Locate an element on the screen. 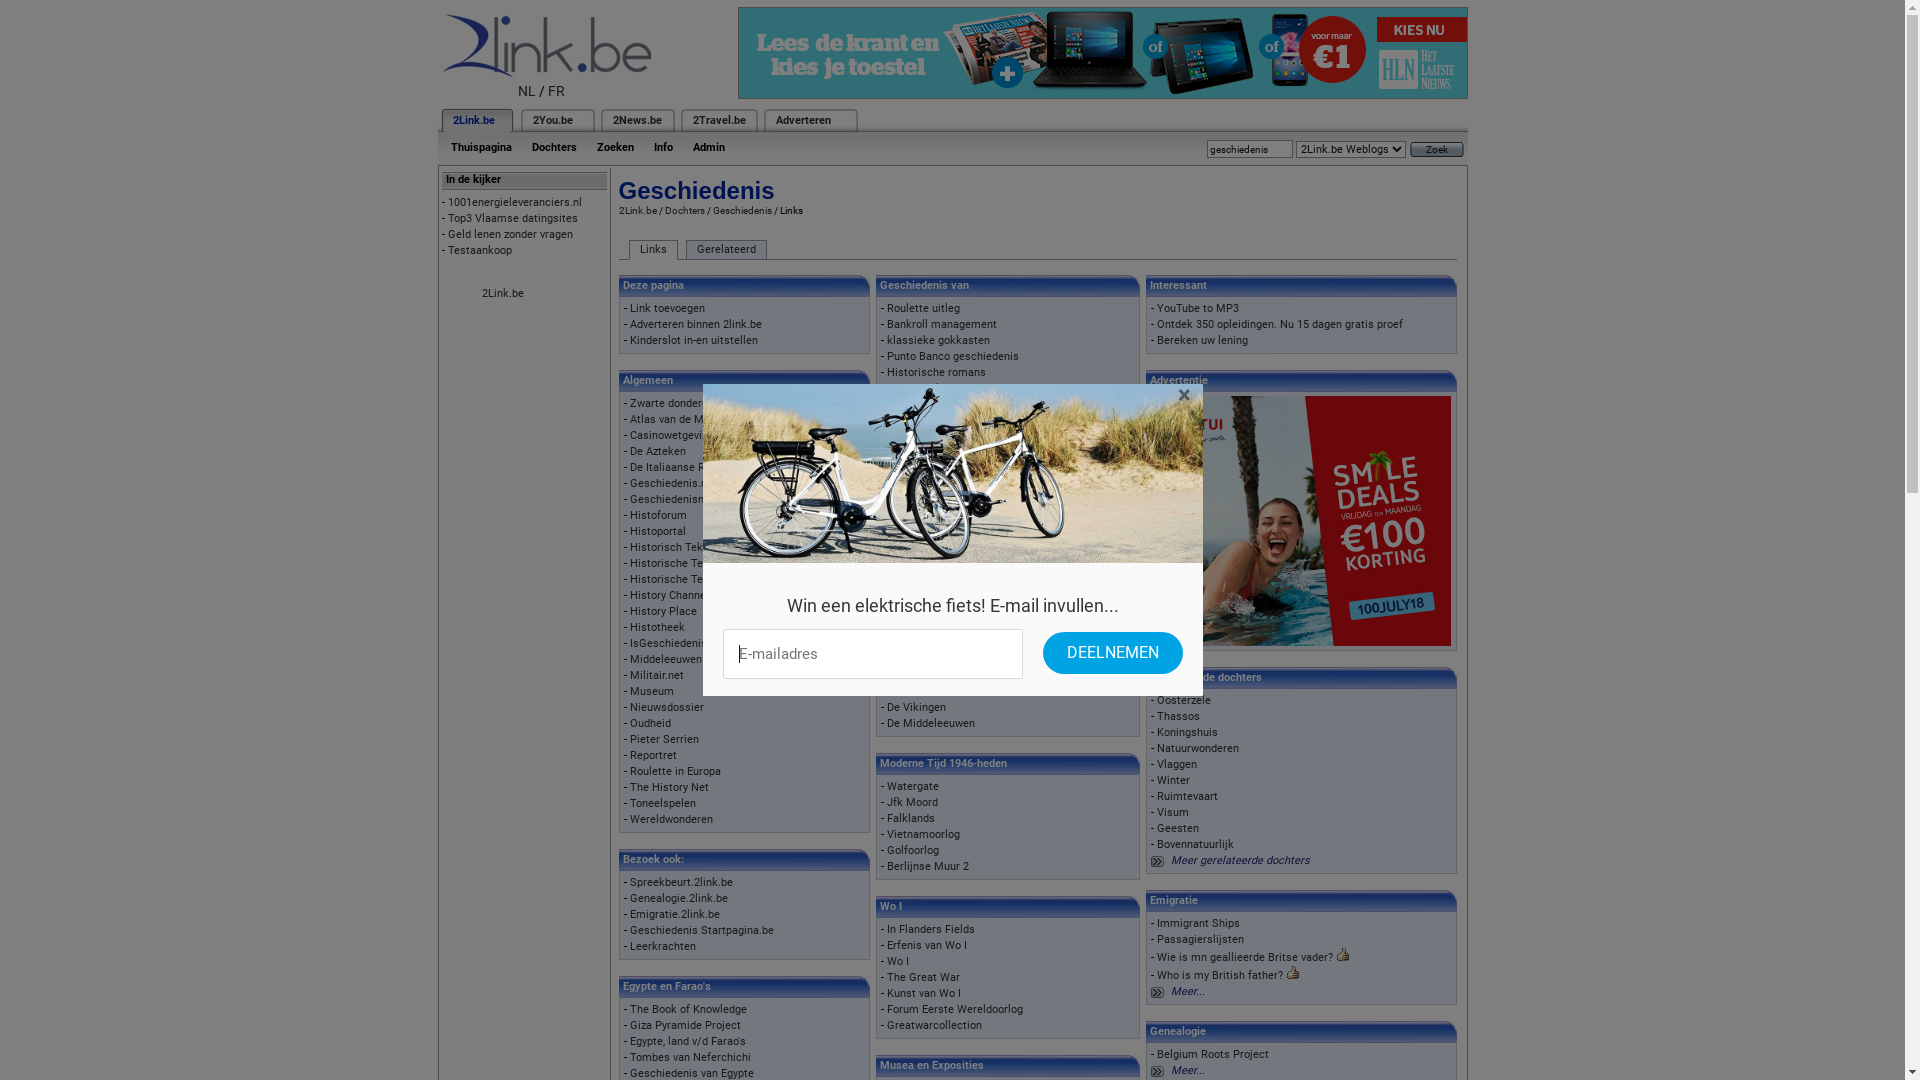 The height and width of the screenshot is (1080, 1920). 'Emigratie.2link.be' is located at coordinates (675, 914).